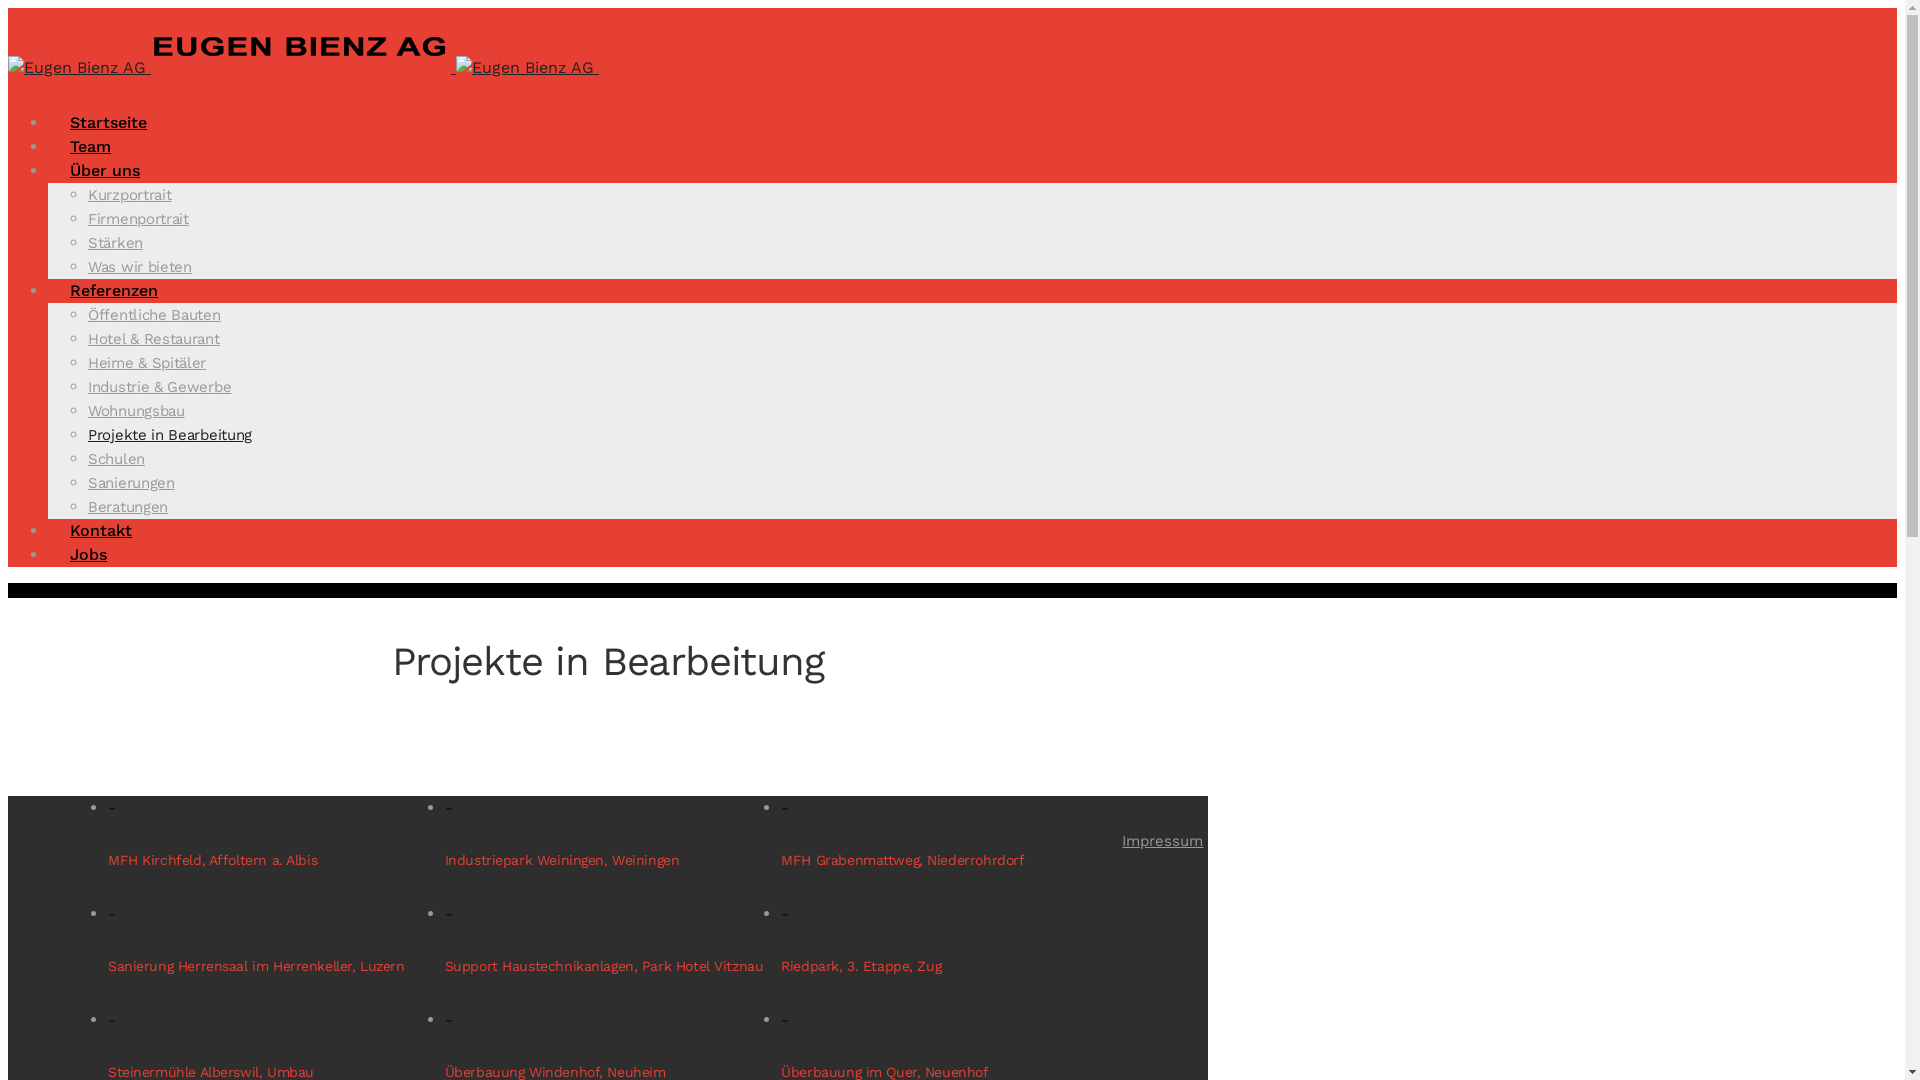 The height and width of the screenshot is (1080, 1920). Describe the element at coordinates (86, 265) in the screenshot. I see `'Was wir bieten'` at that location.